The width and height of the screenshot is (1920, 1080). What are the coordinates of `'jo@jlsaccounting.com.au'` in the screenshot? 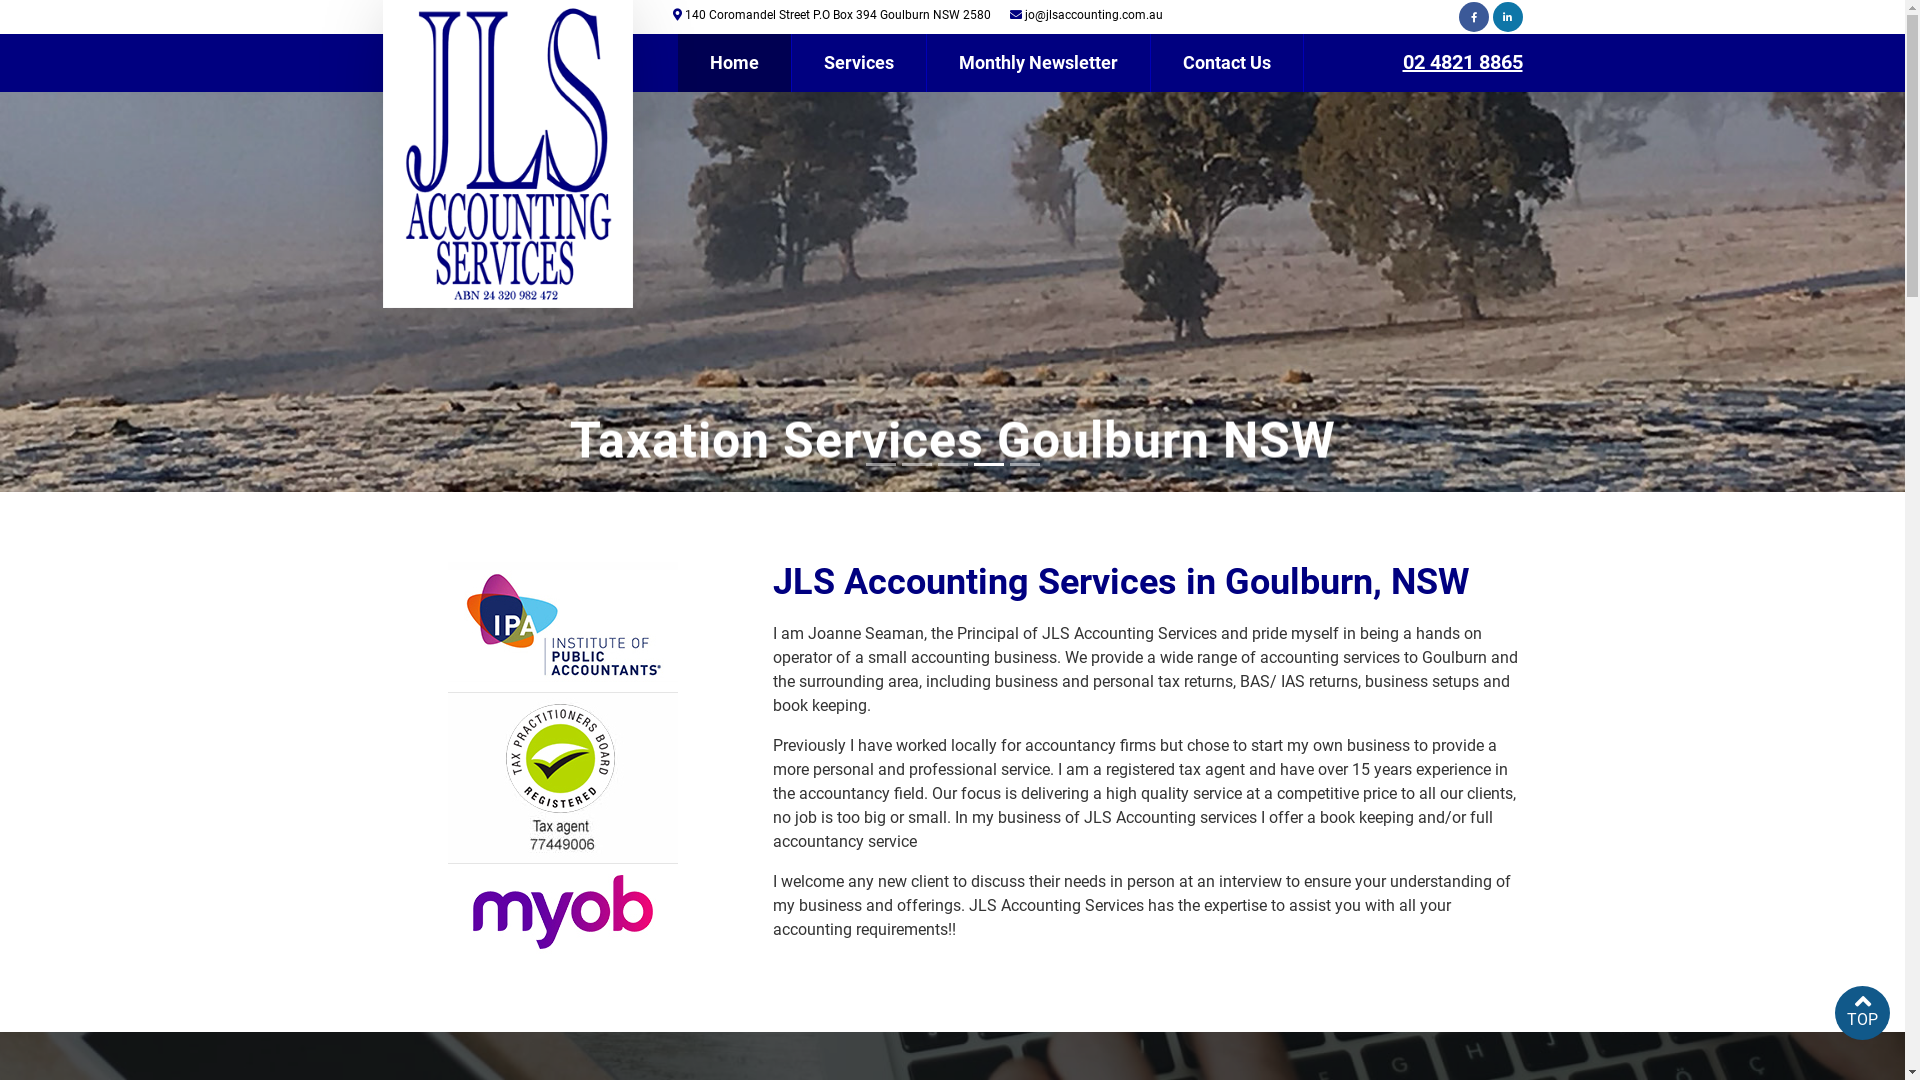 It's located at (1092, 15).